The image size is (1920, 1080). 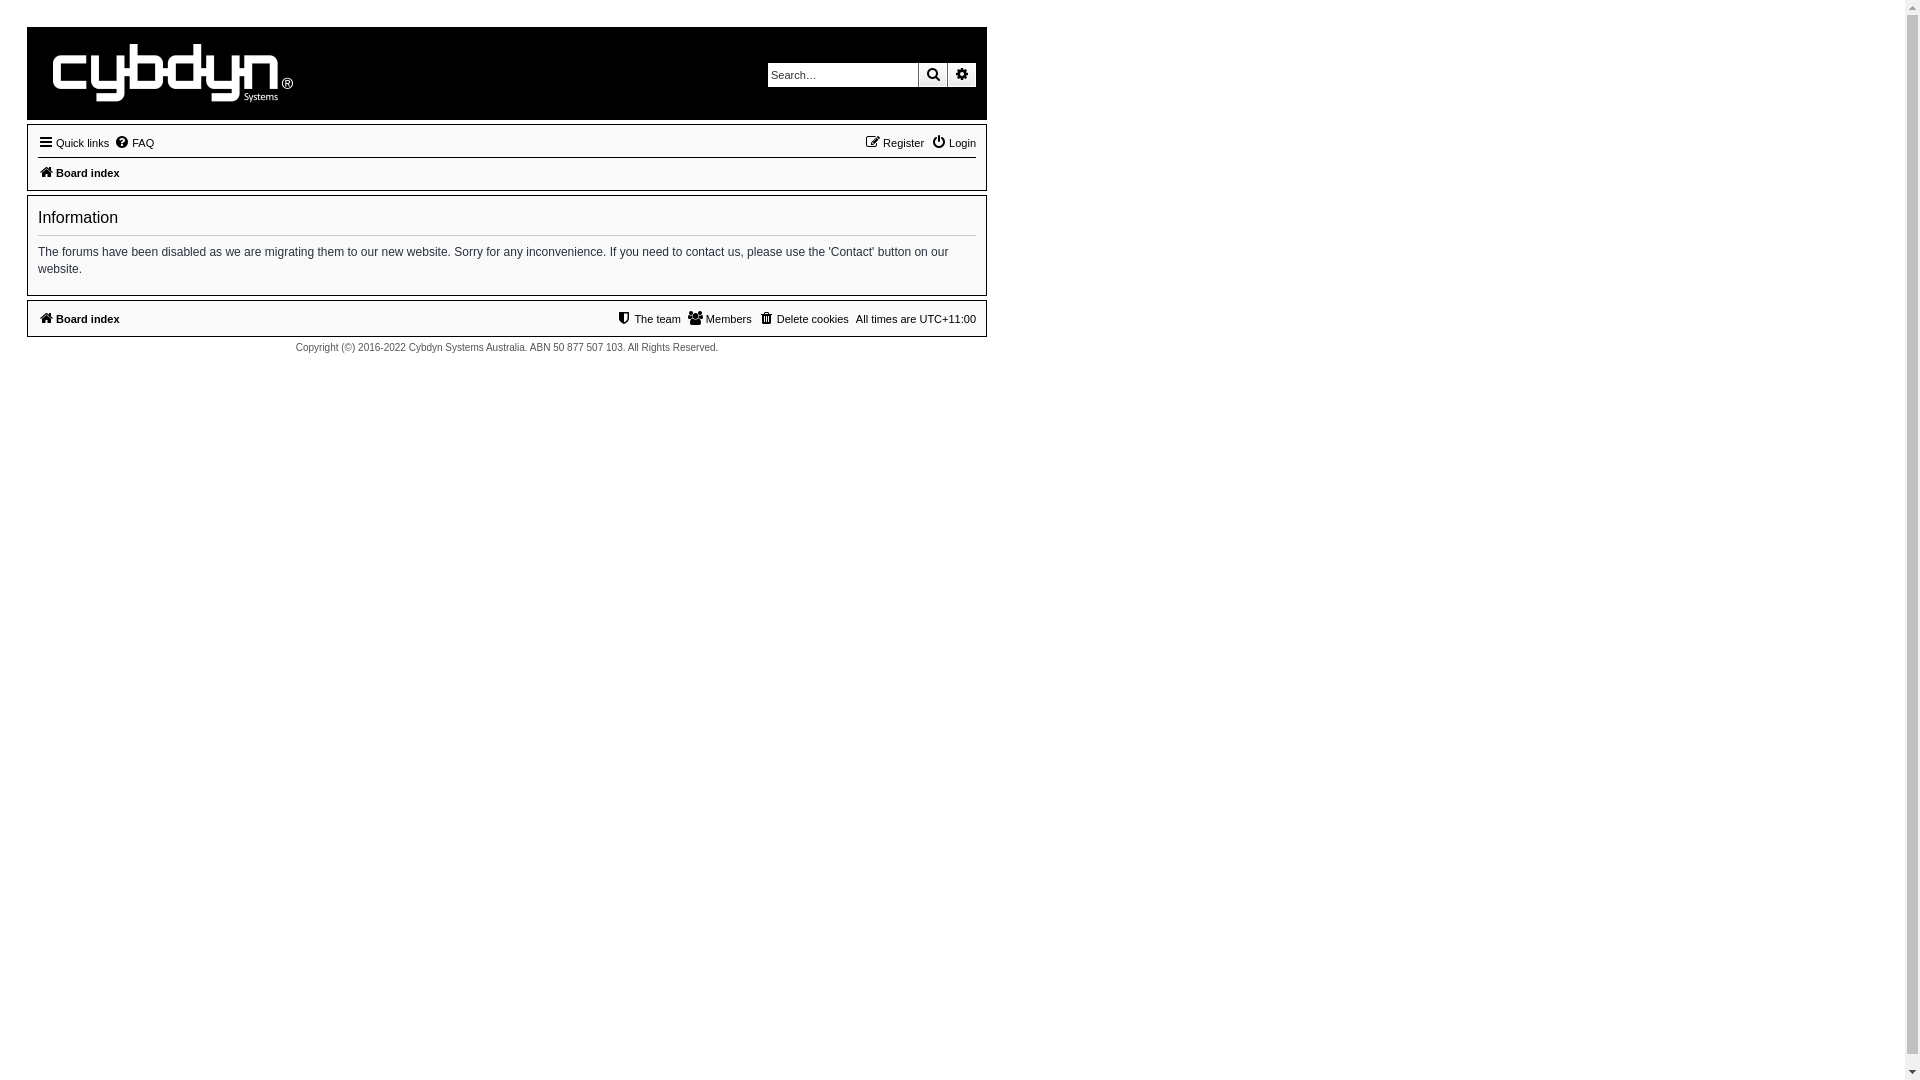 I want to click on 'FAQ', so click(x=133, y=141).